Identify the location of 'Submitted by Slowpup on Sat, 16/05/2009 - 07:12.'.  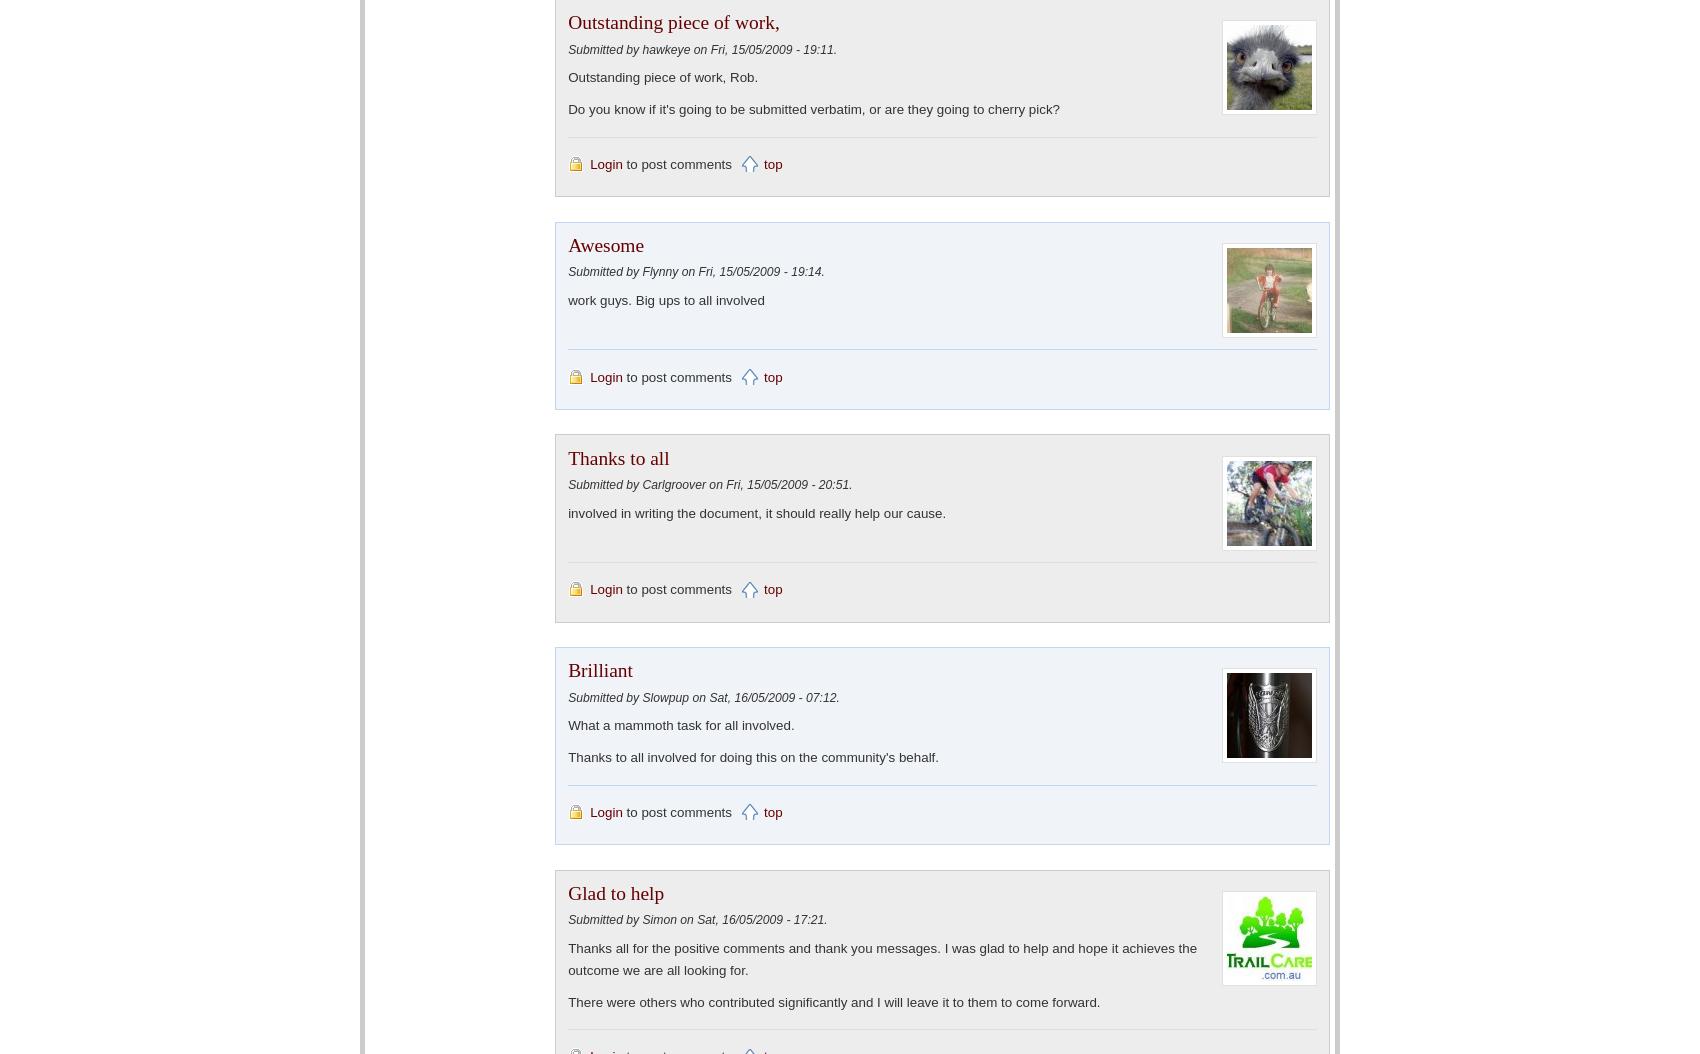
(703, 696).